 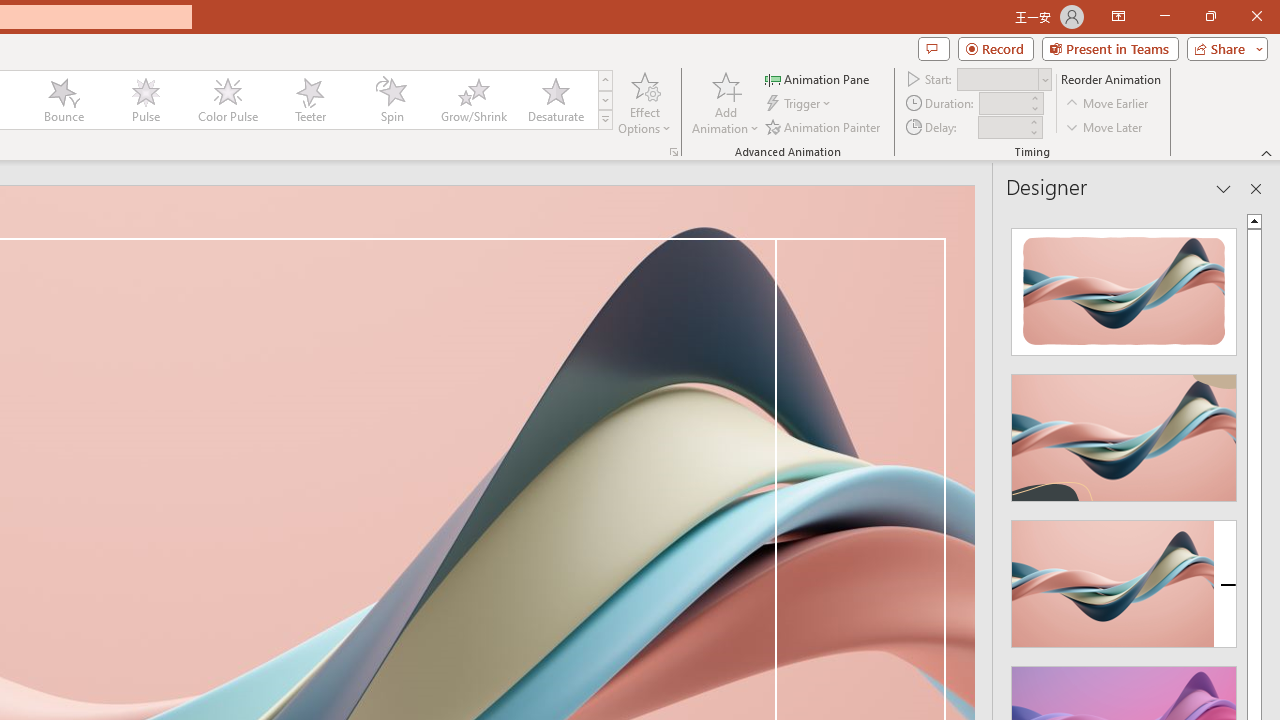 What do you see at coordinates (604, 120) in the screenshot?
I see `'Animation Styles'` at bounding box center [604, 120].